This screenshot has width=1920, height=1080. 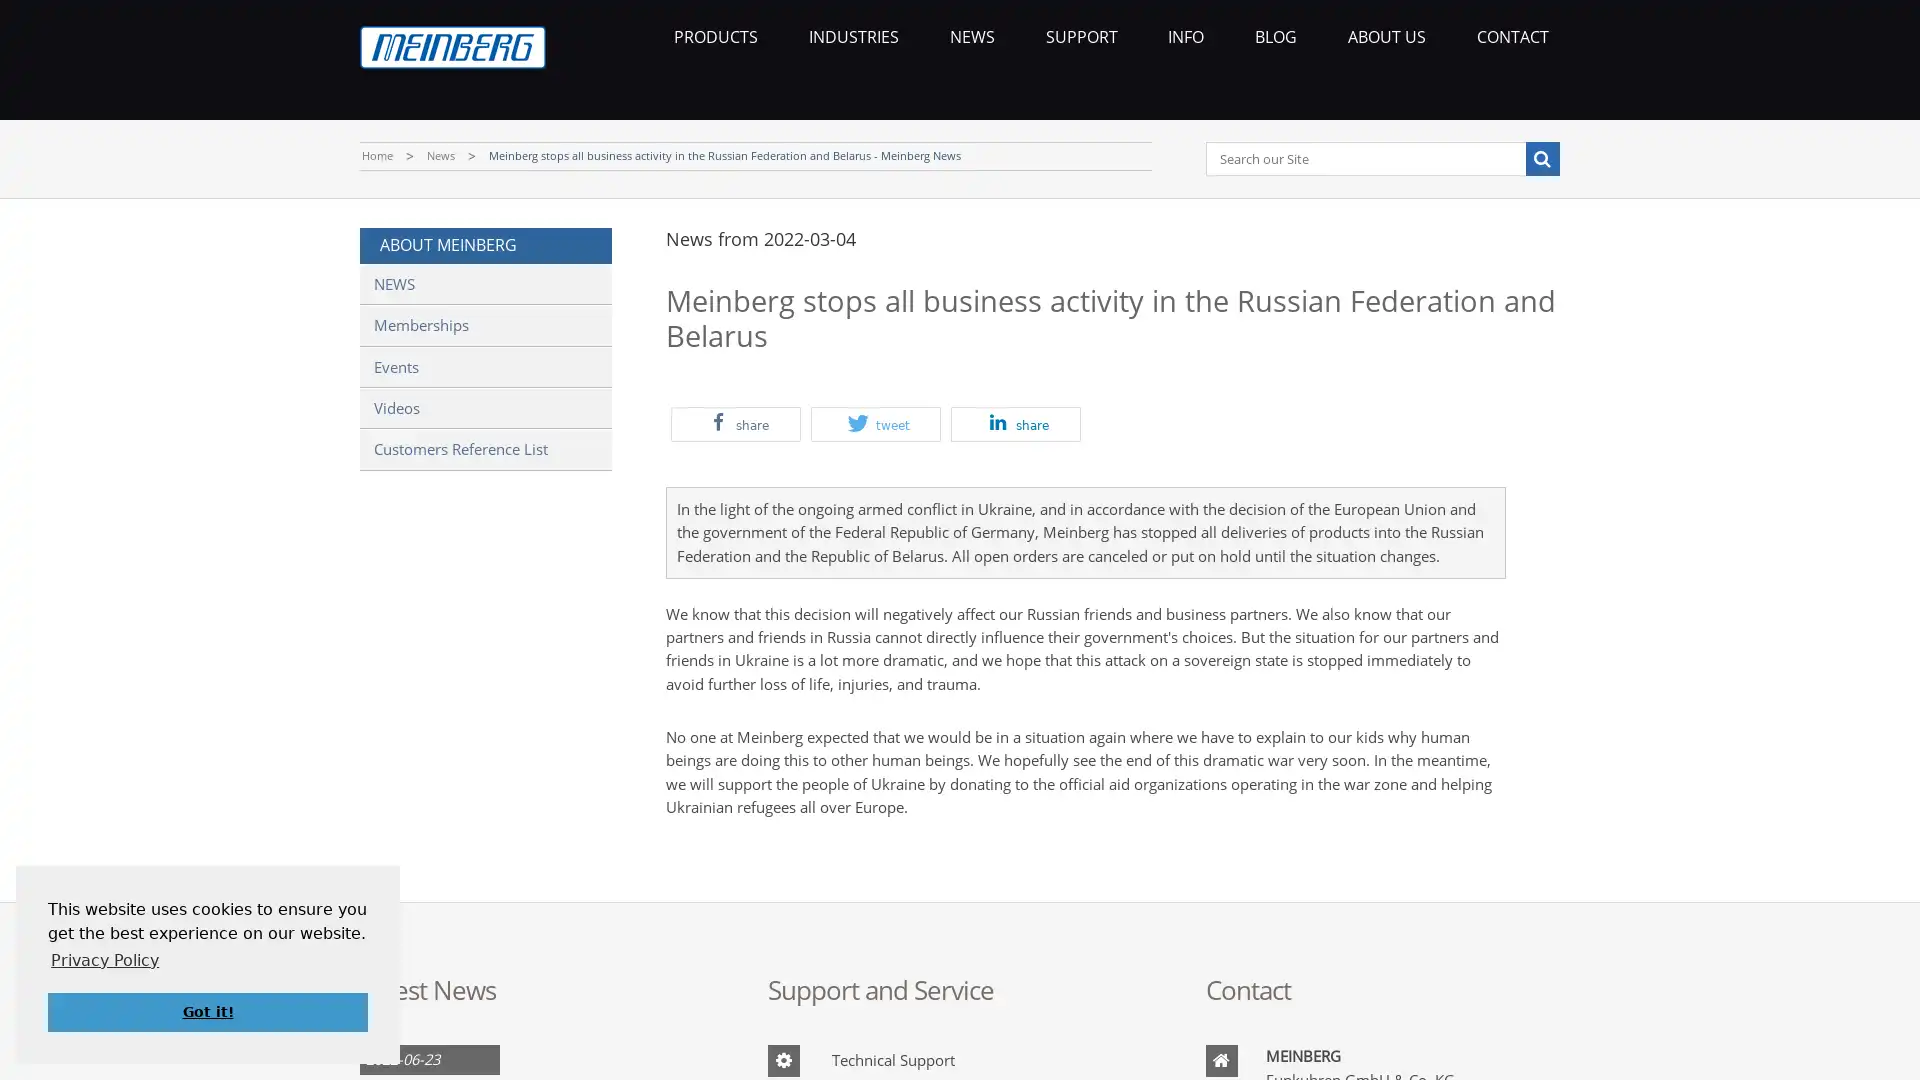 What do you see at coordinates (104, 959) in the screenshot?
I see `learn more about cookies` at bounding box center [104, 959].